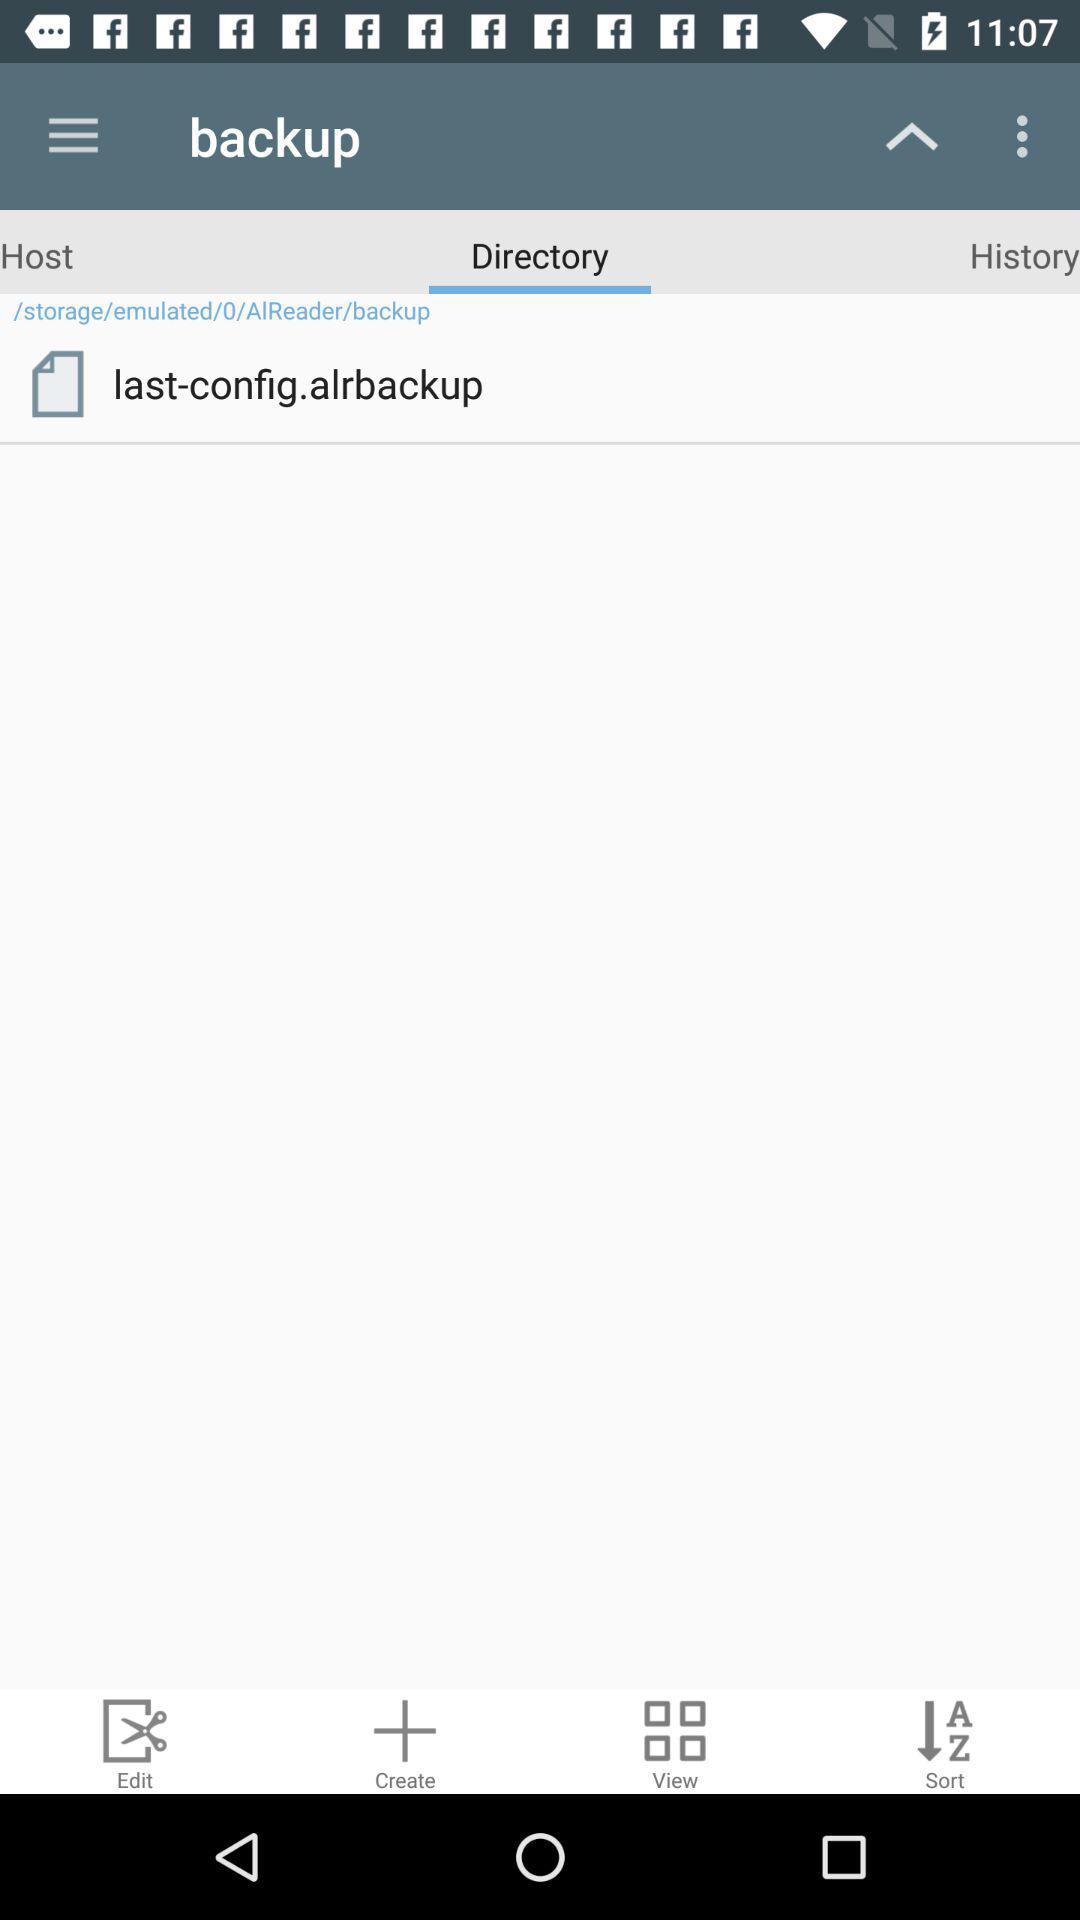  Describe the element at coordinates (1027, 135) in the screenshot. I see `the item above the history` at that location.